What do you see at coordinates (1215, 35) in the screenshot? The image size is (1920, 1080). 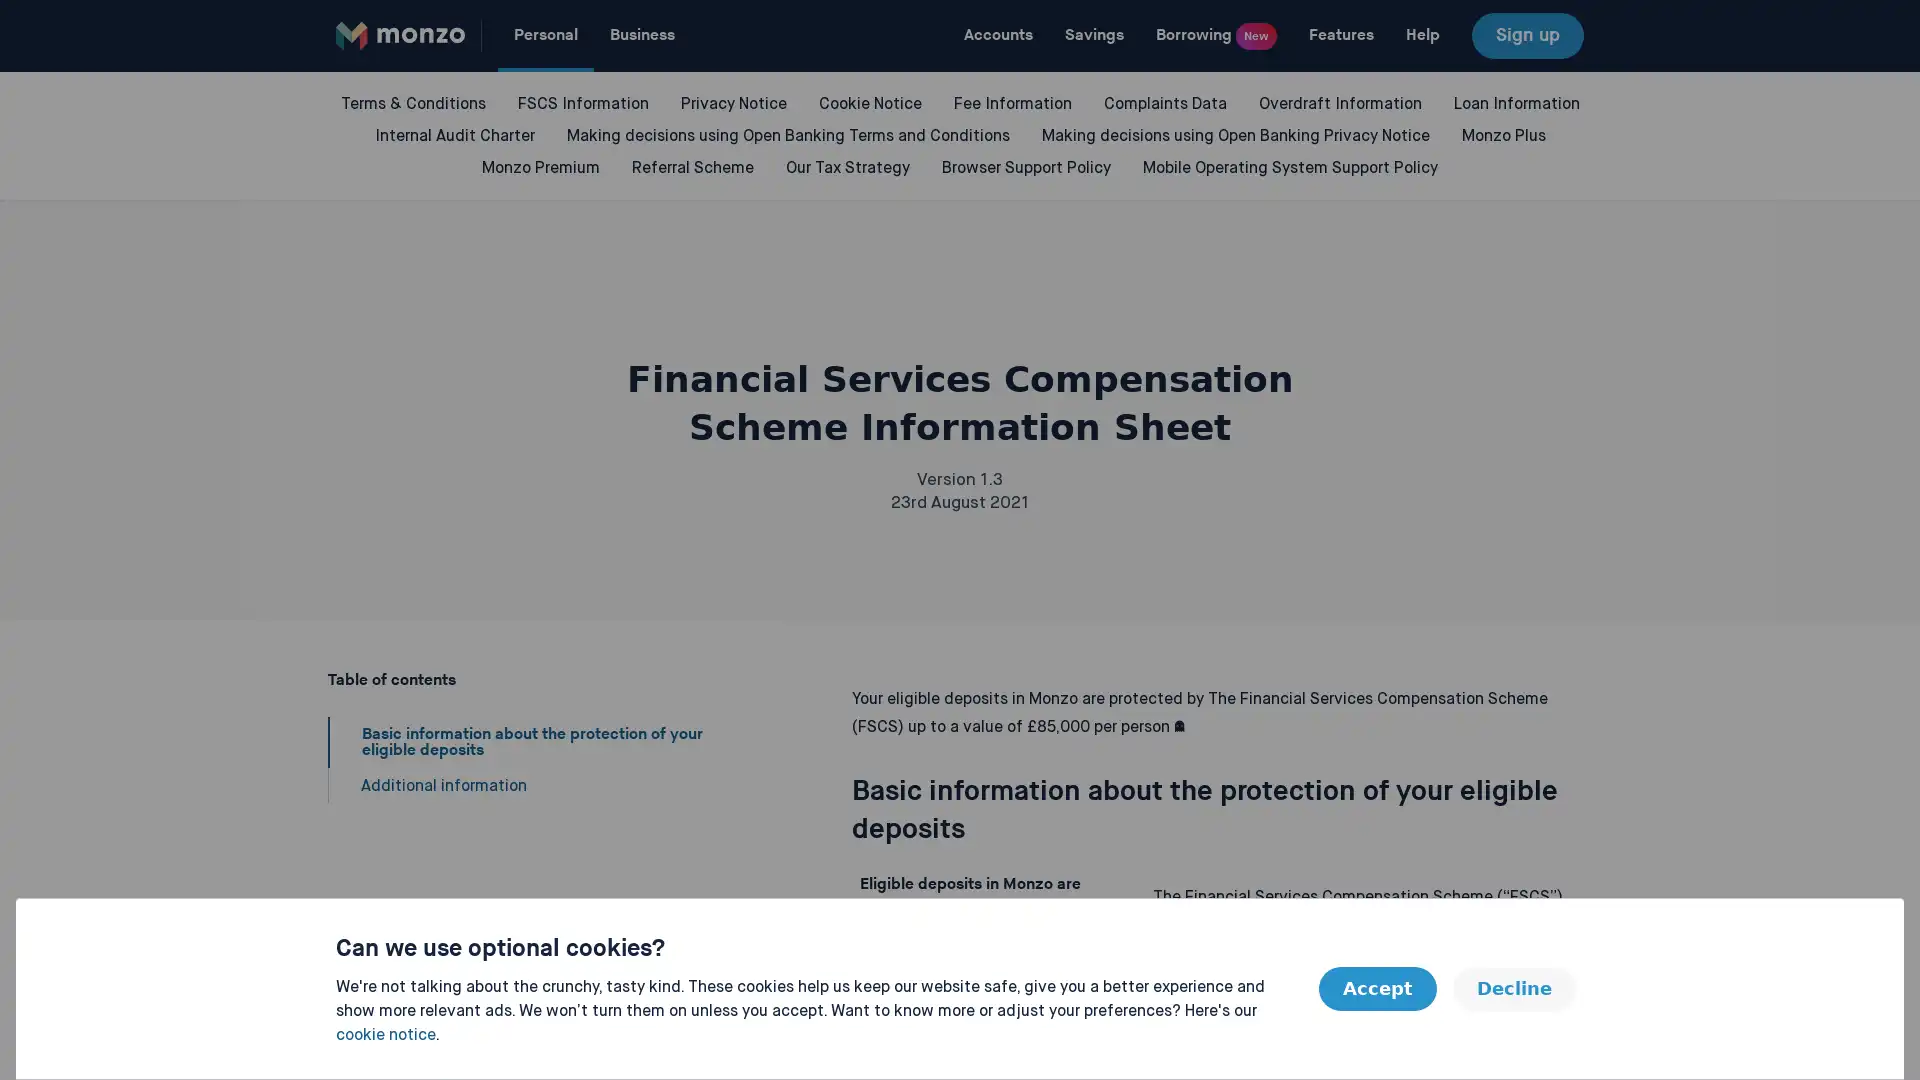 I see `Borrowing New` at bounding box center [1215, 35].